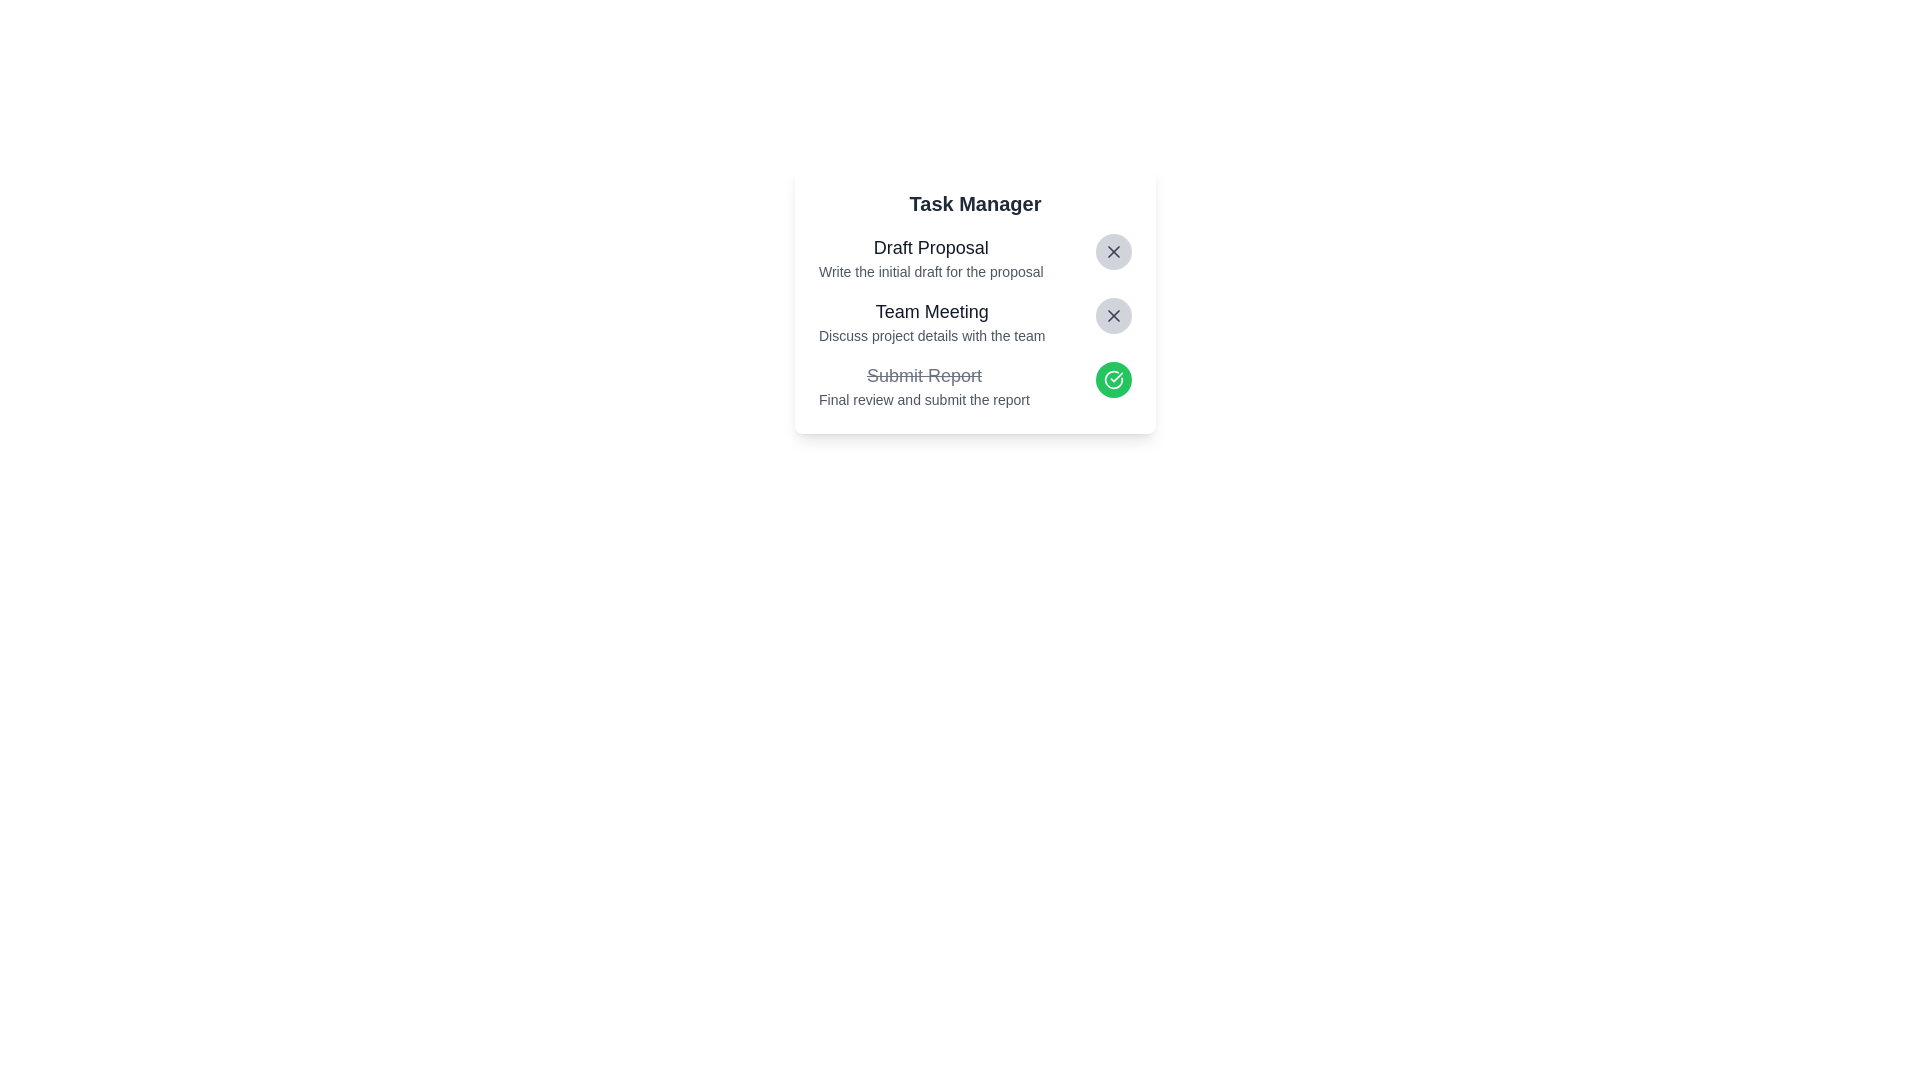 This screenshot has height=1080, width=1920. What do you see at coordinates (975, 204) in the screenshot?
I see `the header text element that serves as the title for the task management component, indicating its purpose and location at the top of a white, rounded box with a shadowed border` at bounding box center [975, 204].